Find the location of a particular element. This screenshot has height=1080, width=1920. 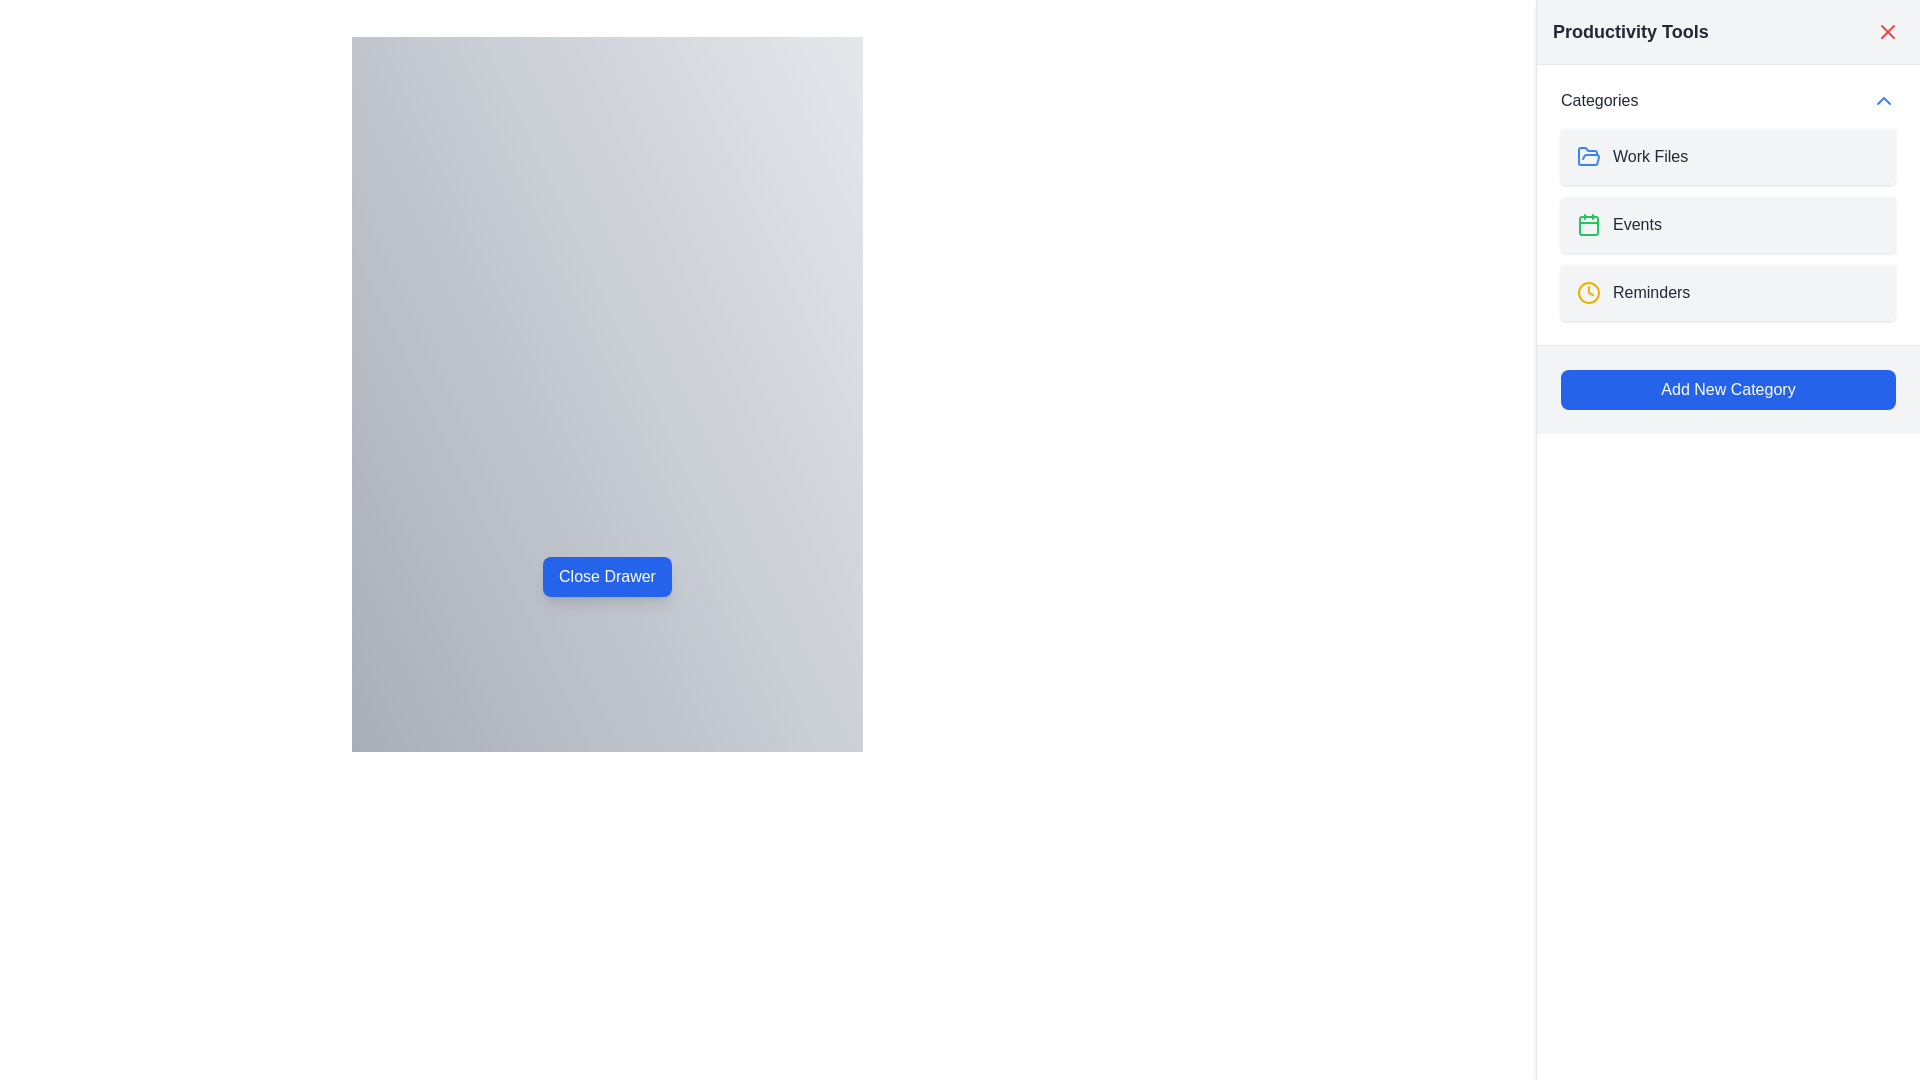

the Dropdown toggle button represented by a blue downward-facing chevron icon located in the top-right corner of the 'Categories' section is located at coordinates (1882, 100).